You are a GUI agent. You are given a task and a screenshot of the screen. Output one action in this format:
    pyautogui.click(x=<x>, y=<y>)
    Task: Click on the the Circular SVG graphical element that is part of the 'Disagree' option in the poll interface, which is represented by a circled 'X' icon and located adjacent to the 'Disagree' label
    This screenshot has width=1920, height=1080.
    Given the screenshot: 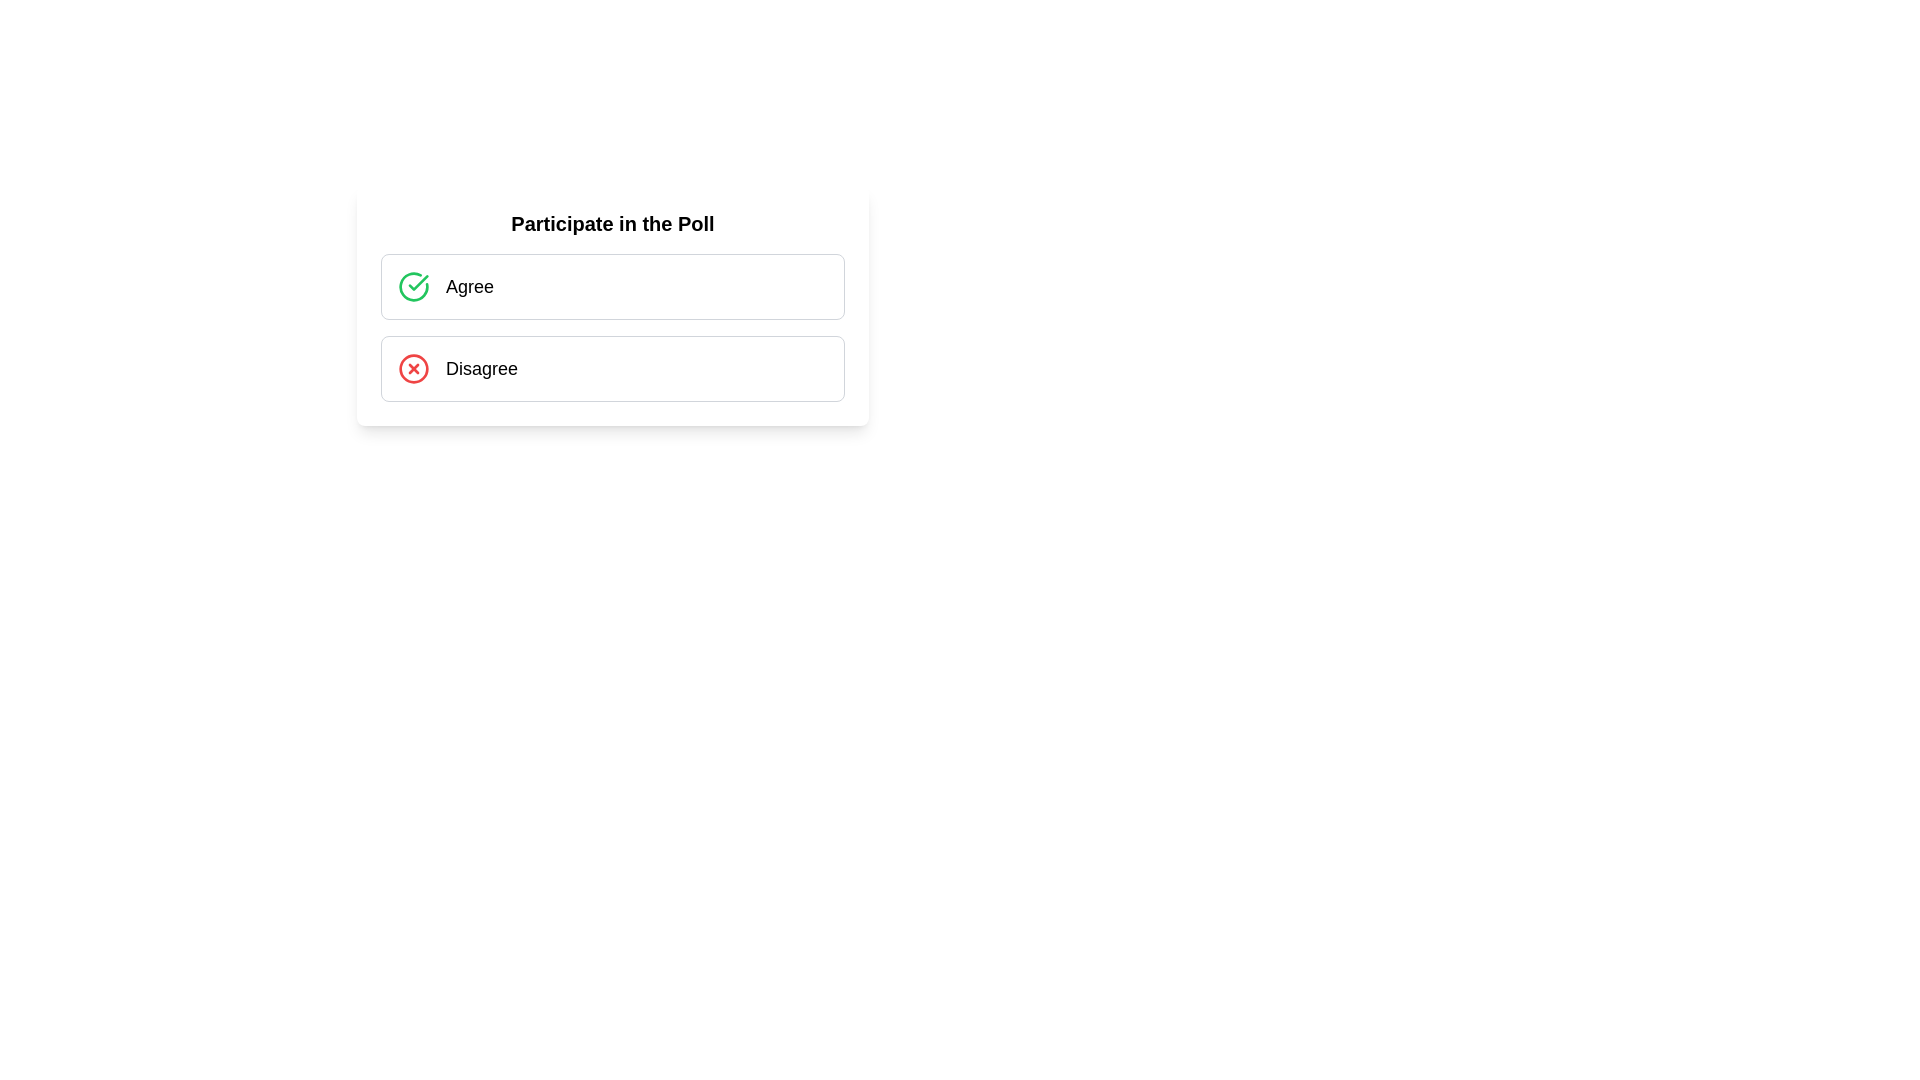 What is the action you would take?
    pyautogui.click(x=412, y=369)
    